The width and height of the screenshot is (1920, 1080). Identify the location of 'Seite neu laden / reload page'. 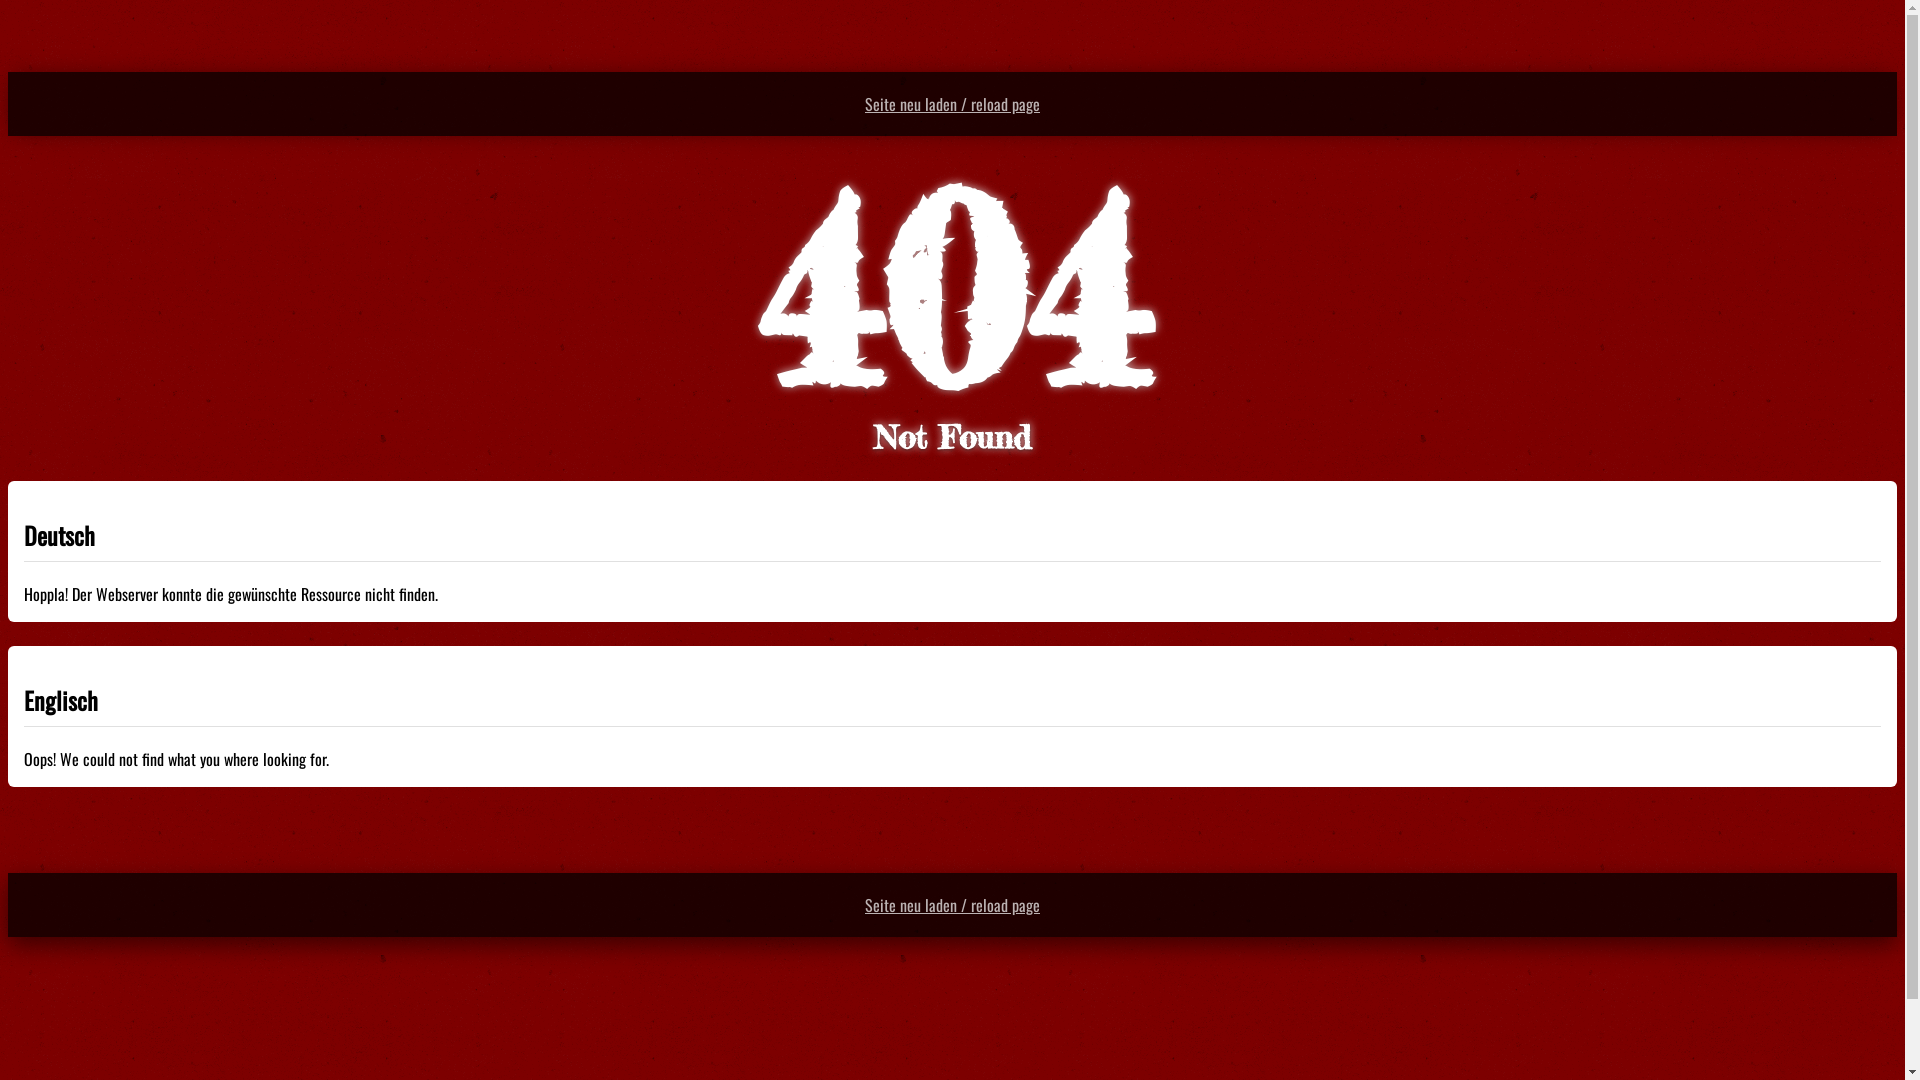
(951, 905).